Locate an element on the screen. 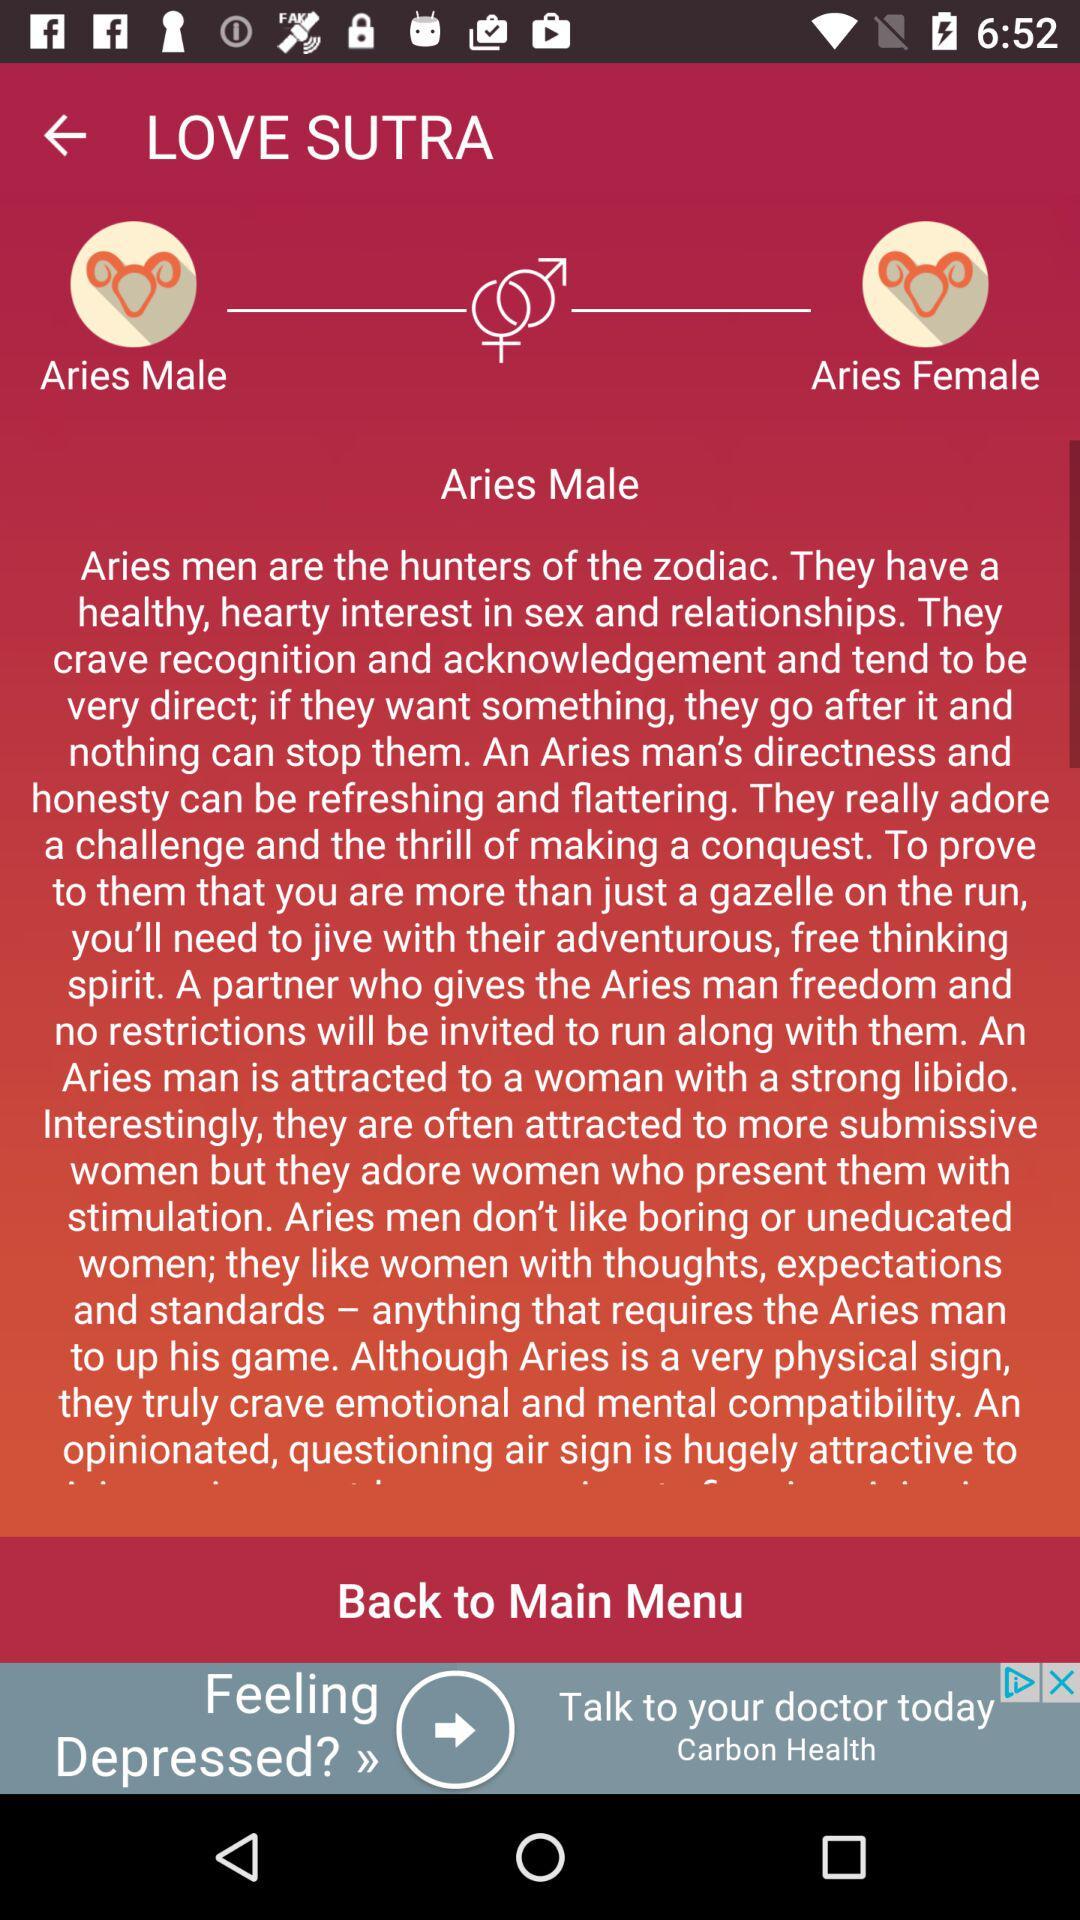  advertisement website is located at coordinates (540, 1727).